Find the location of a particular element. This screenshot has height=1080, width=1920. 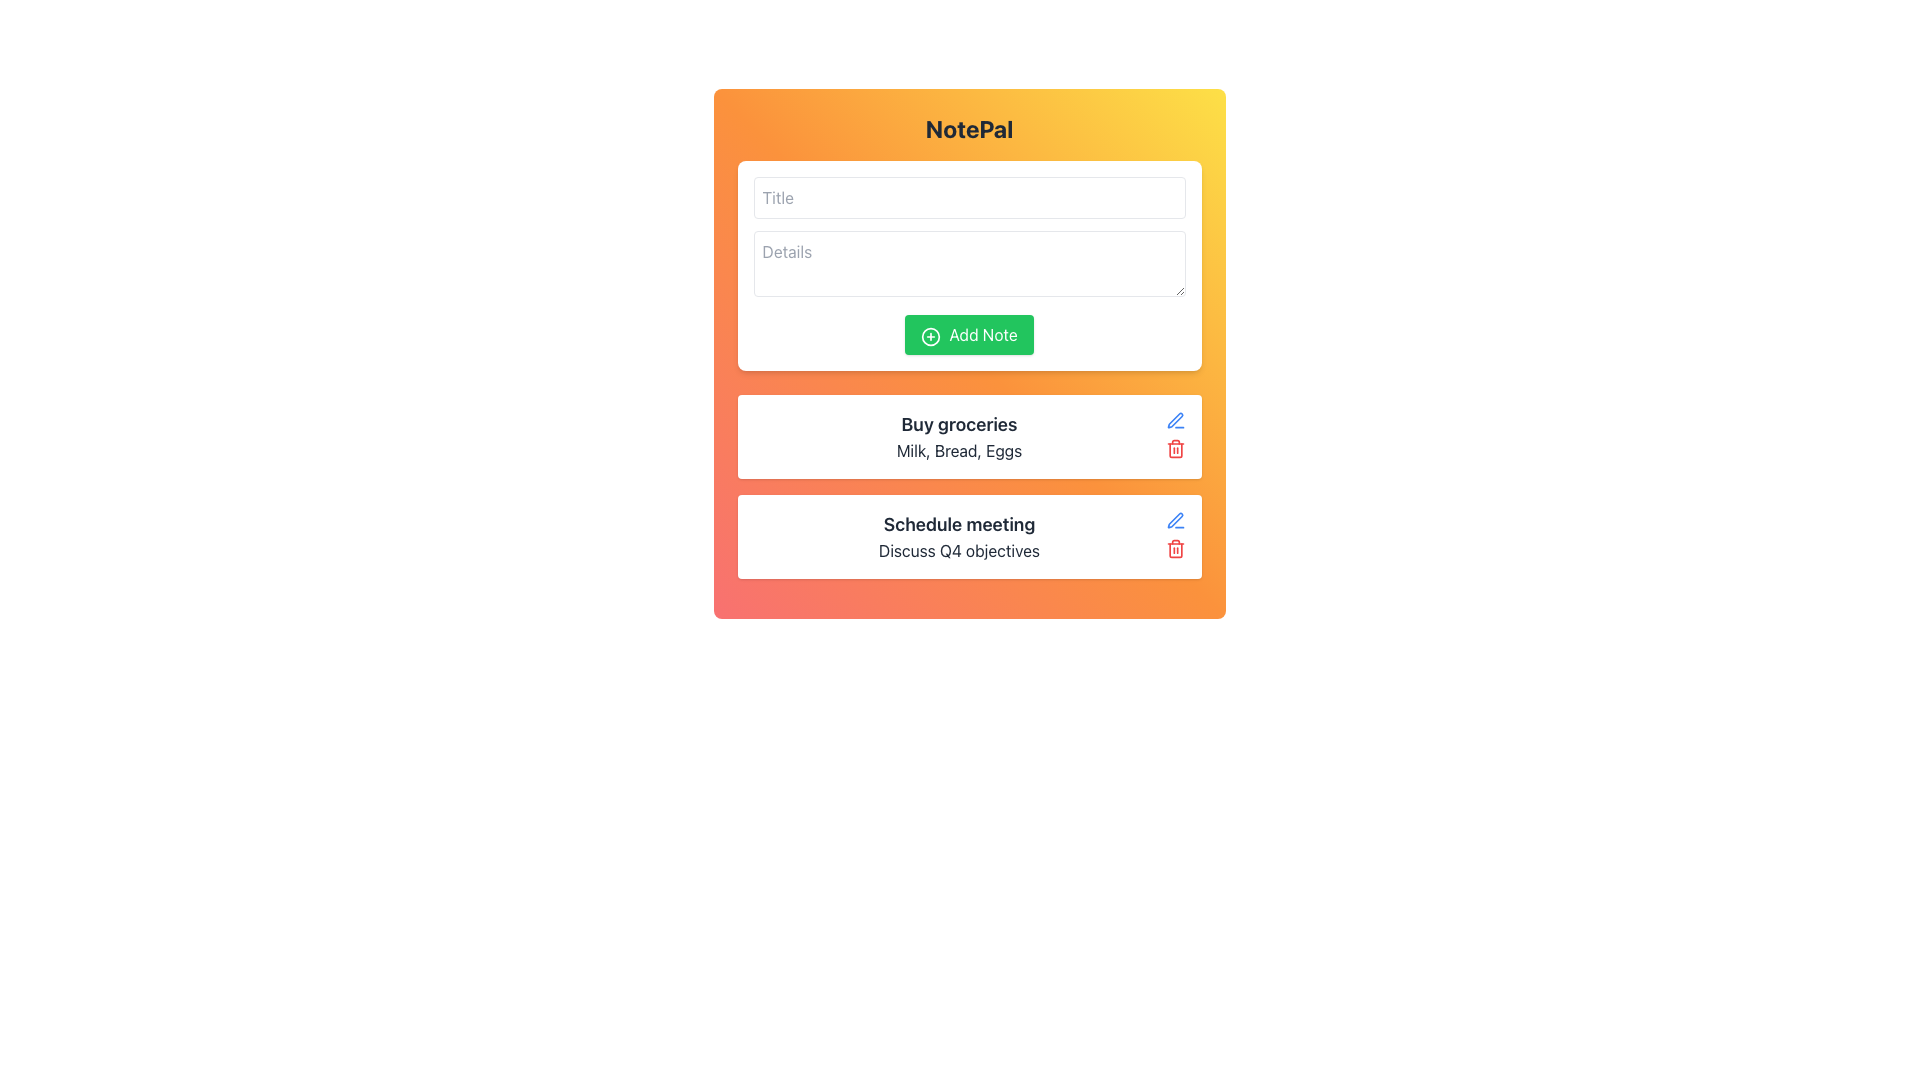

the text label indicating the main topic or task for the note, which is located centrally within the second note card, below the note card titled 'Buy groceries' is located at coordinates (958, 523).